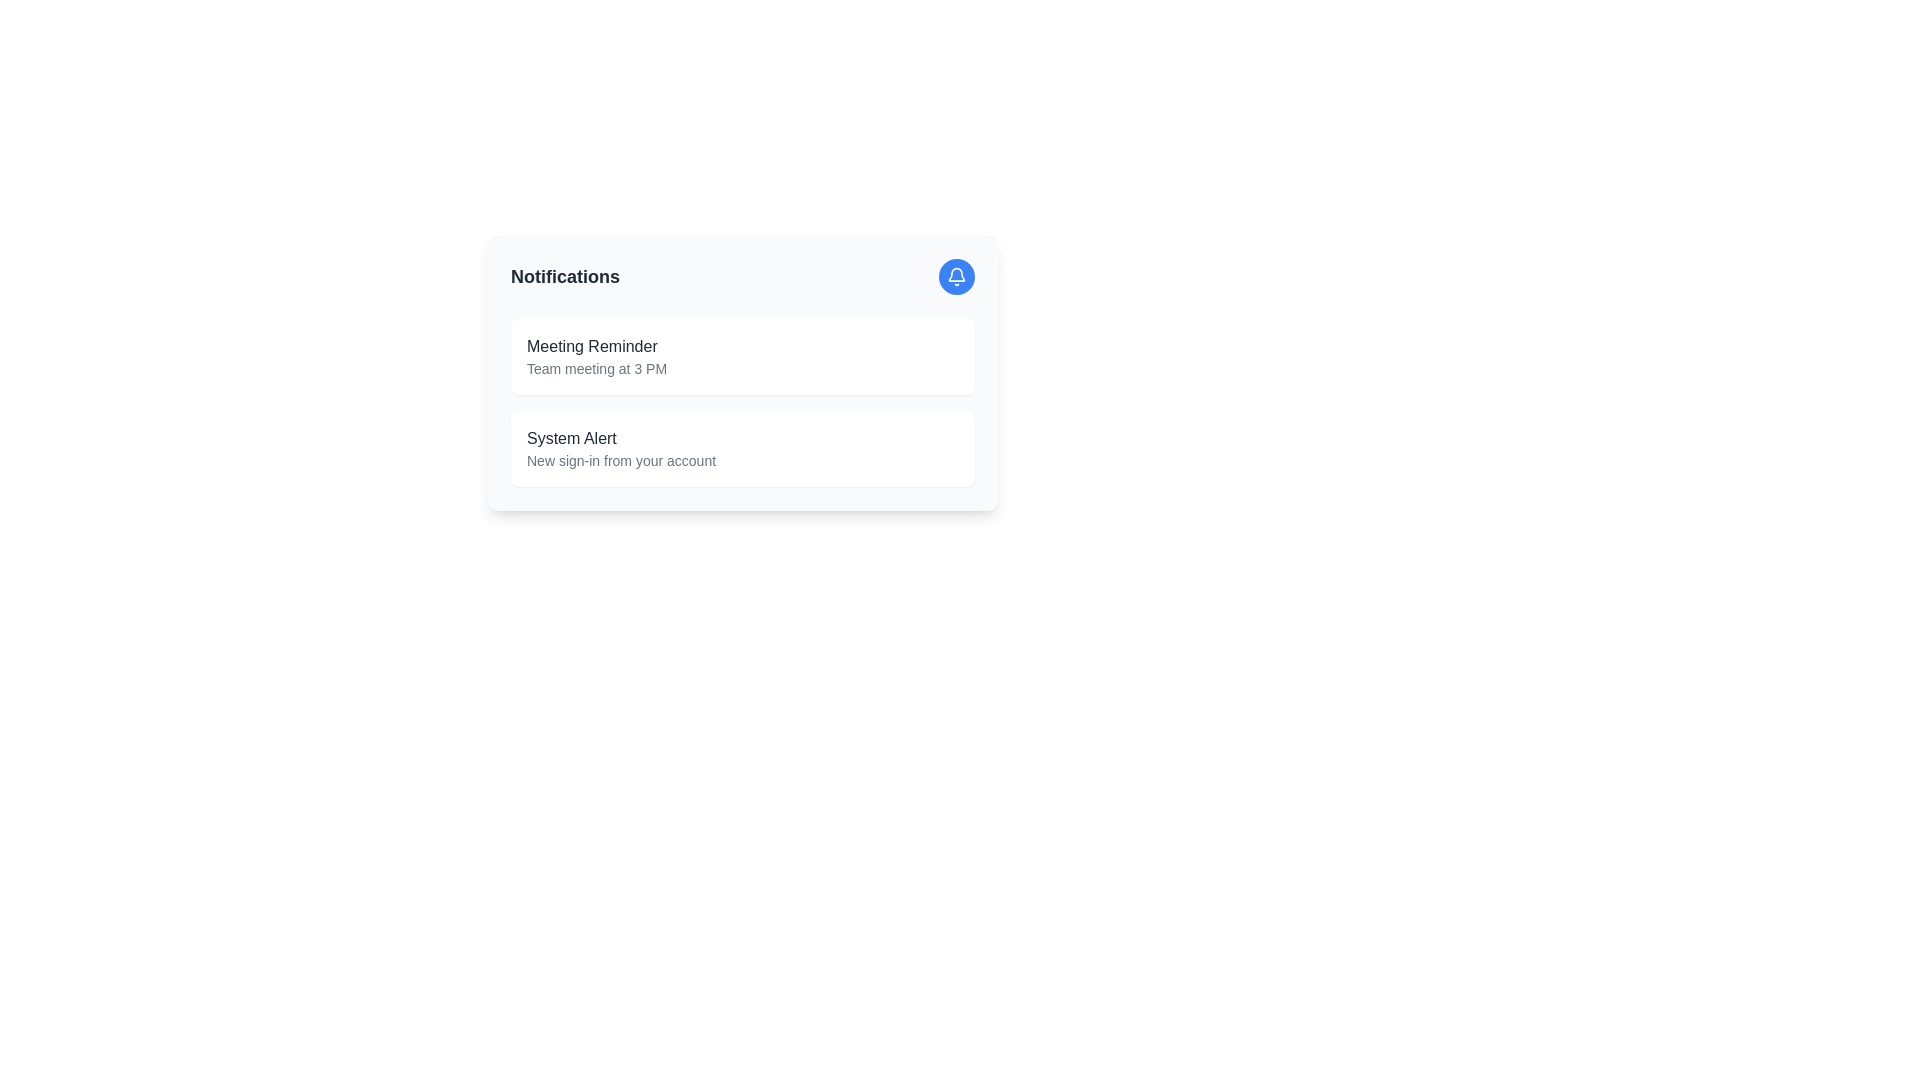 This screenshot has width=1920, height=1080. What do you see at coordinates (620, 461) in the screenshot?
I see `the static text element that provides supplementary information about new sign-in activity, located within the 'System Alert' notification card` at bounding box center [620, 461].